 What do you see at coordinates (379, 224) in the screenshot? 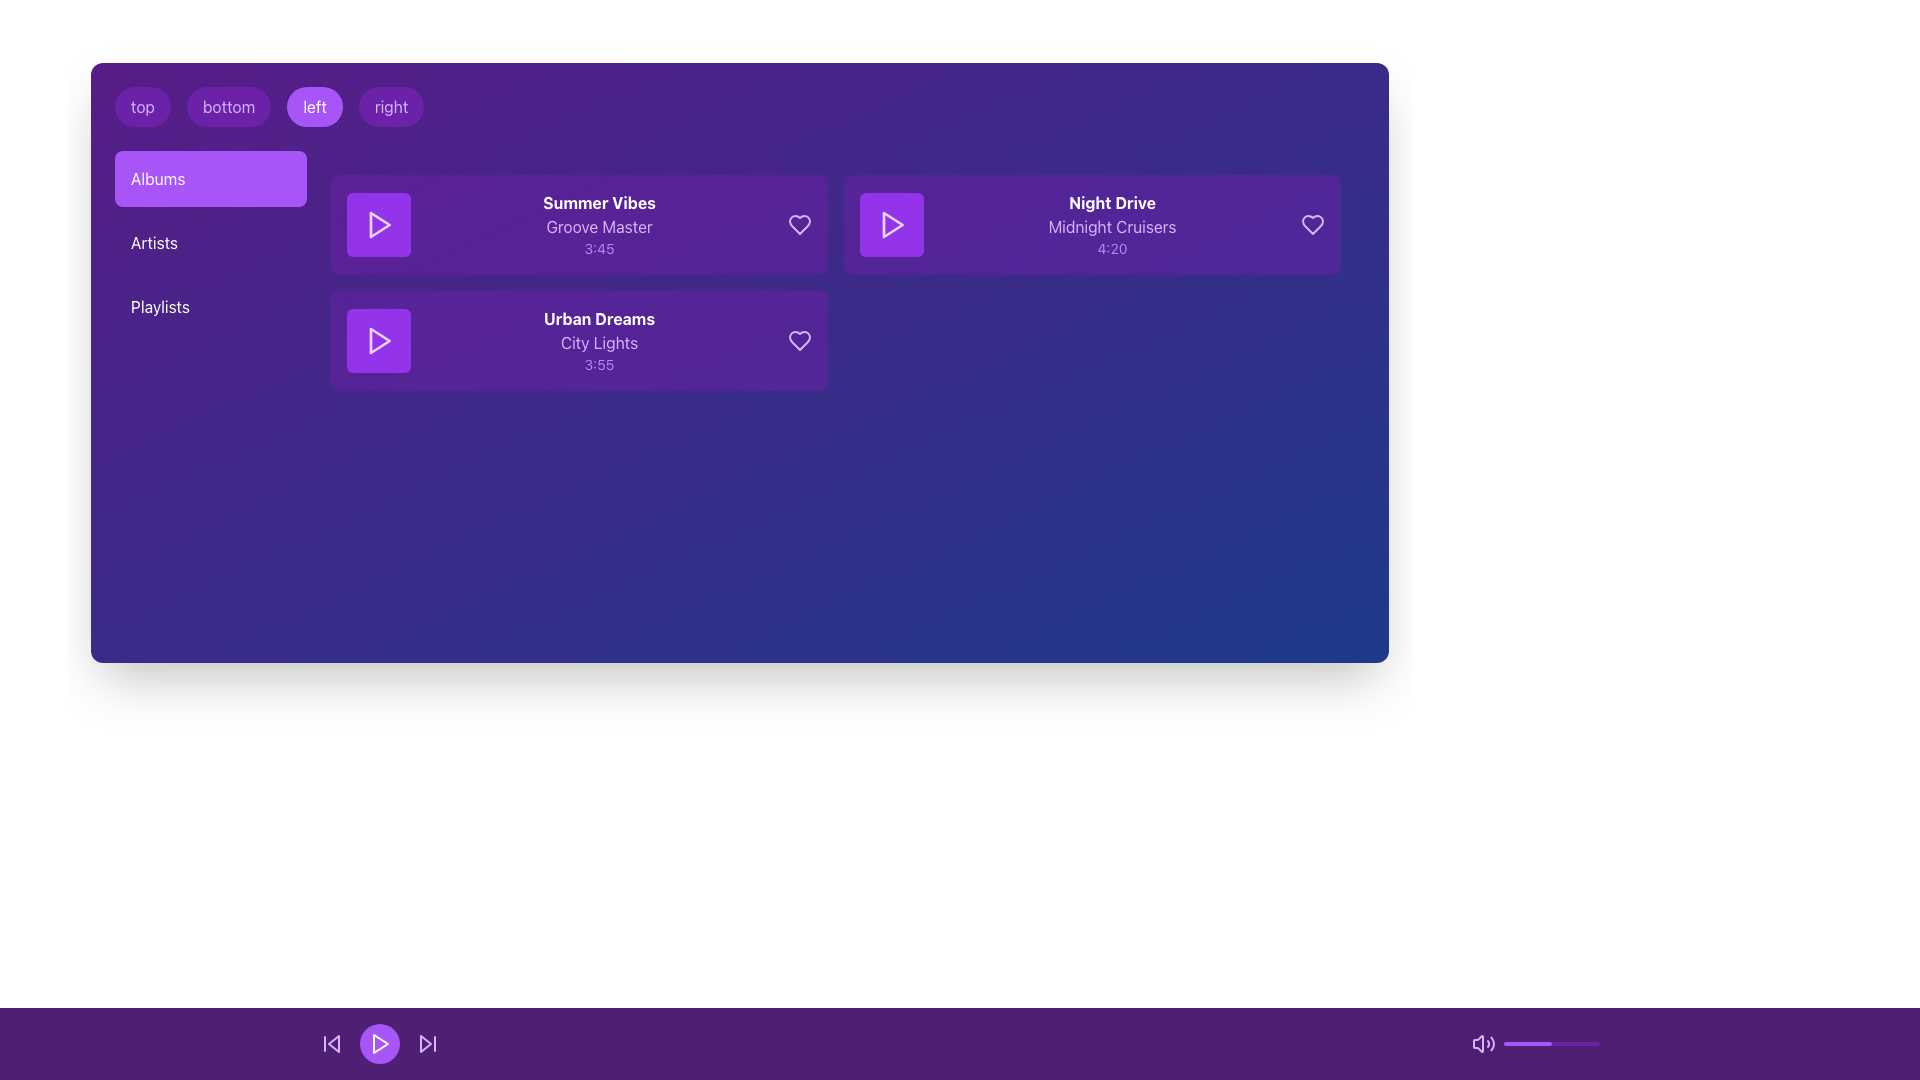
I see `the triangular play icon outlined with light purple color located within the square purple button` at bounding box center [379, 224].